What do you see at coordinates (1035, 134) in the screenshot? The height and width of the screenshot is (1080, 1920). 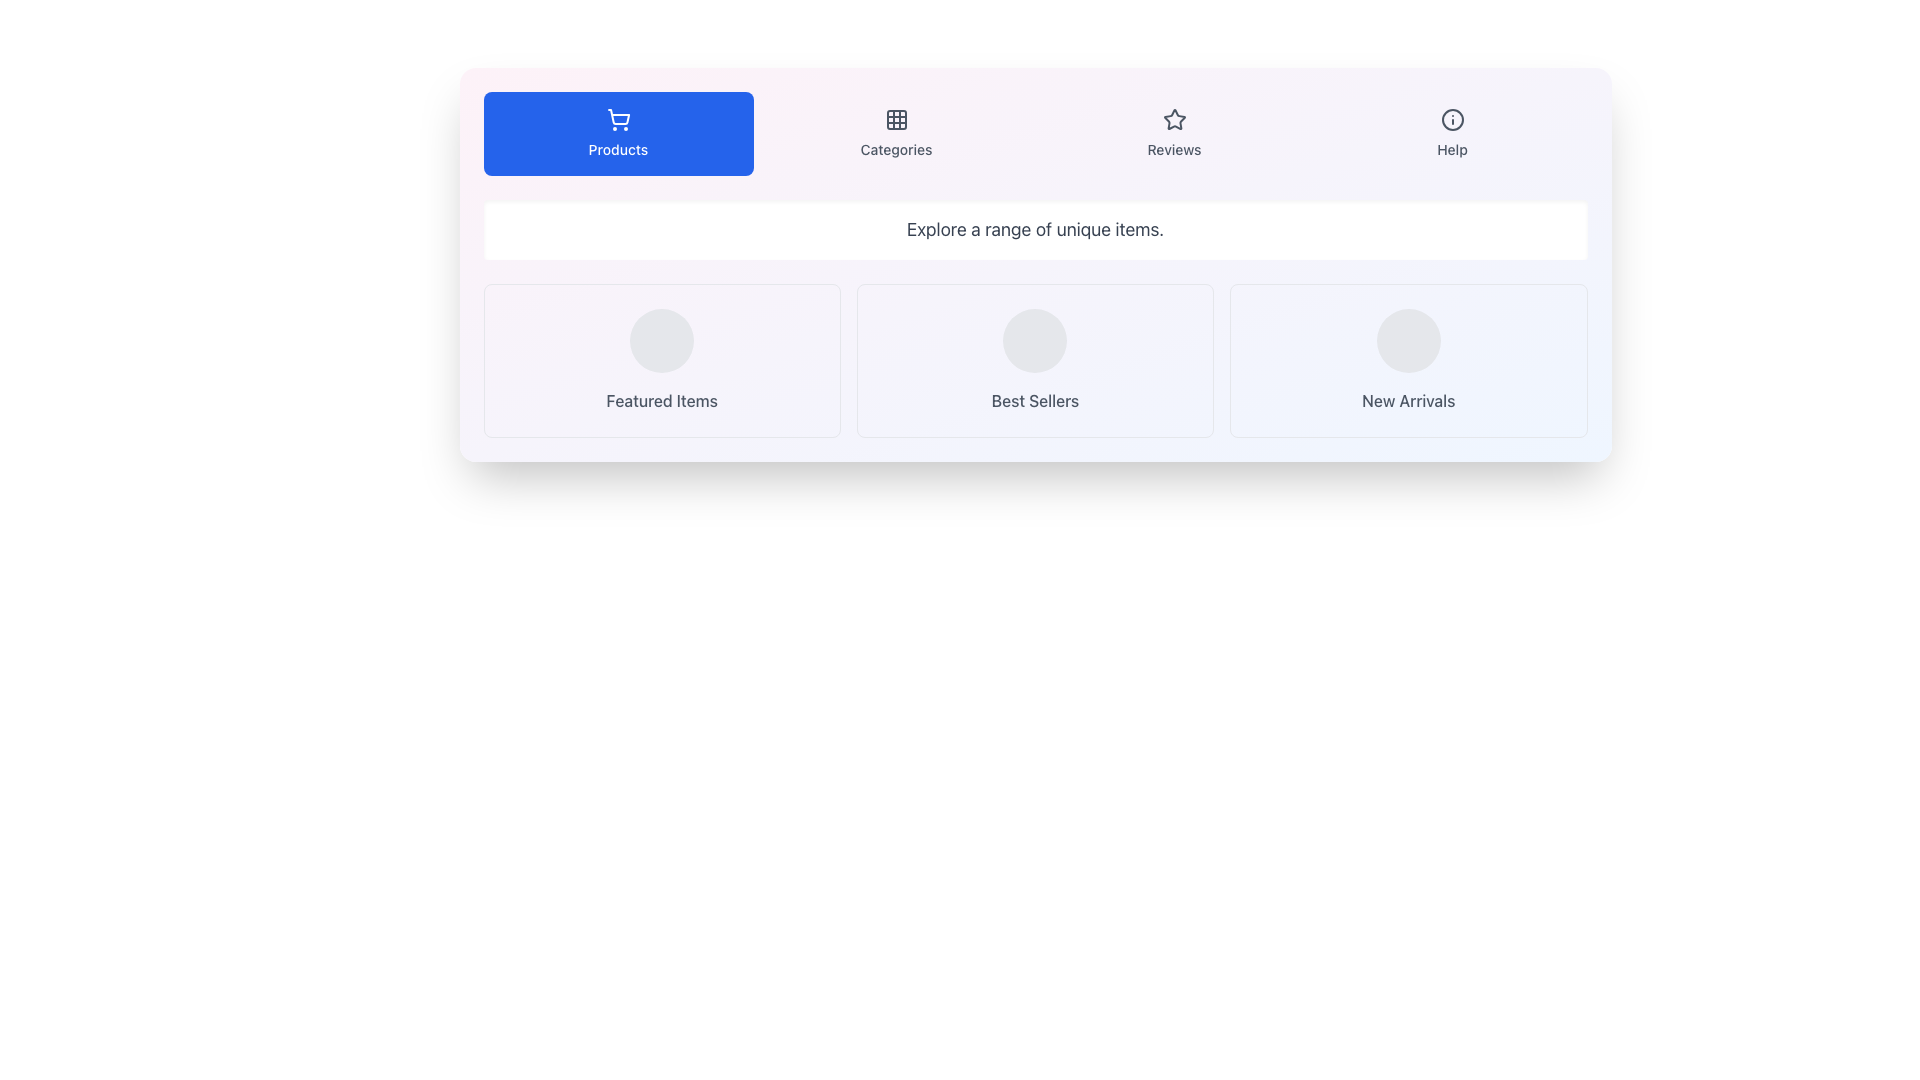 I see `the horizontal navigation bar which features a gradient background transitioning from pink to blue and contains four evenly distributed items with icons and labels` at bounding box center [1035, 134].